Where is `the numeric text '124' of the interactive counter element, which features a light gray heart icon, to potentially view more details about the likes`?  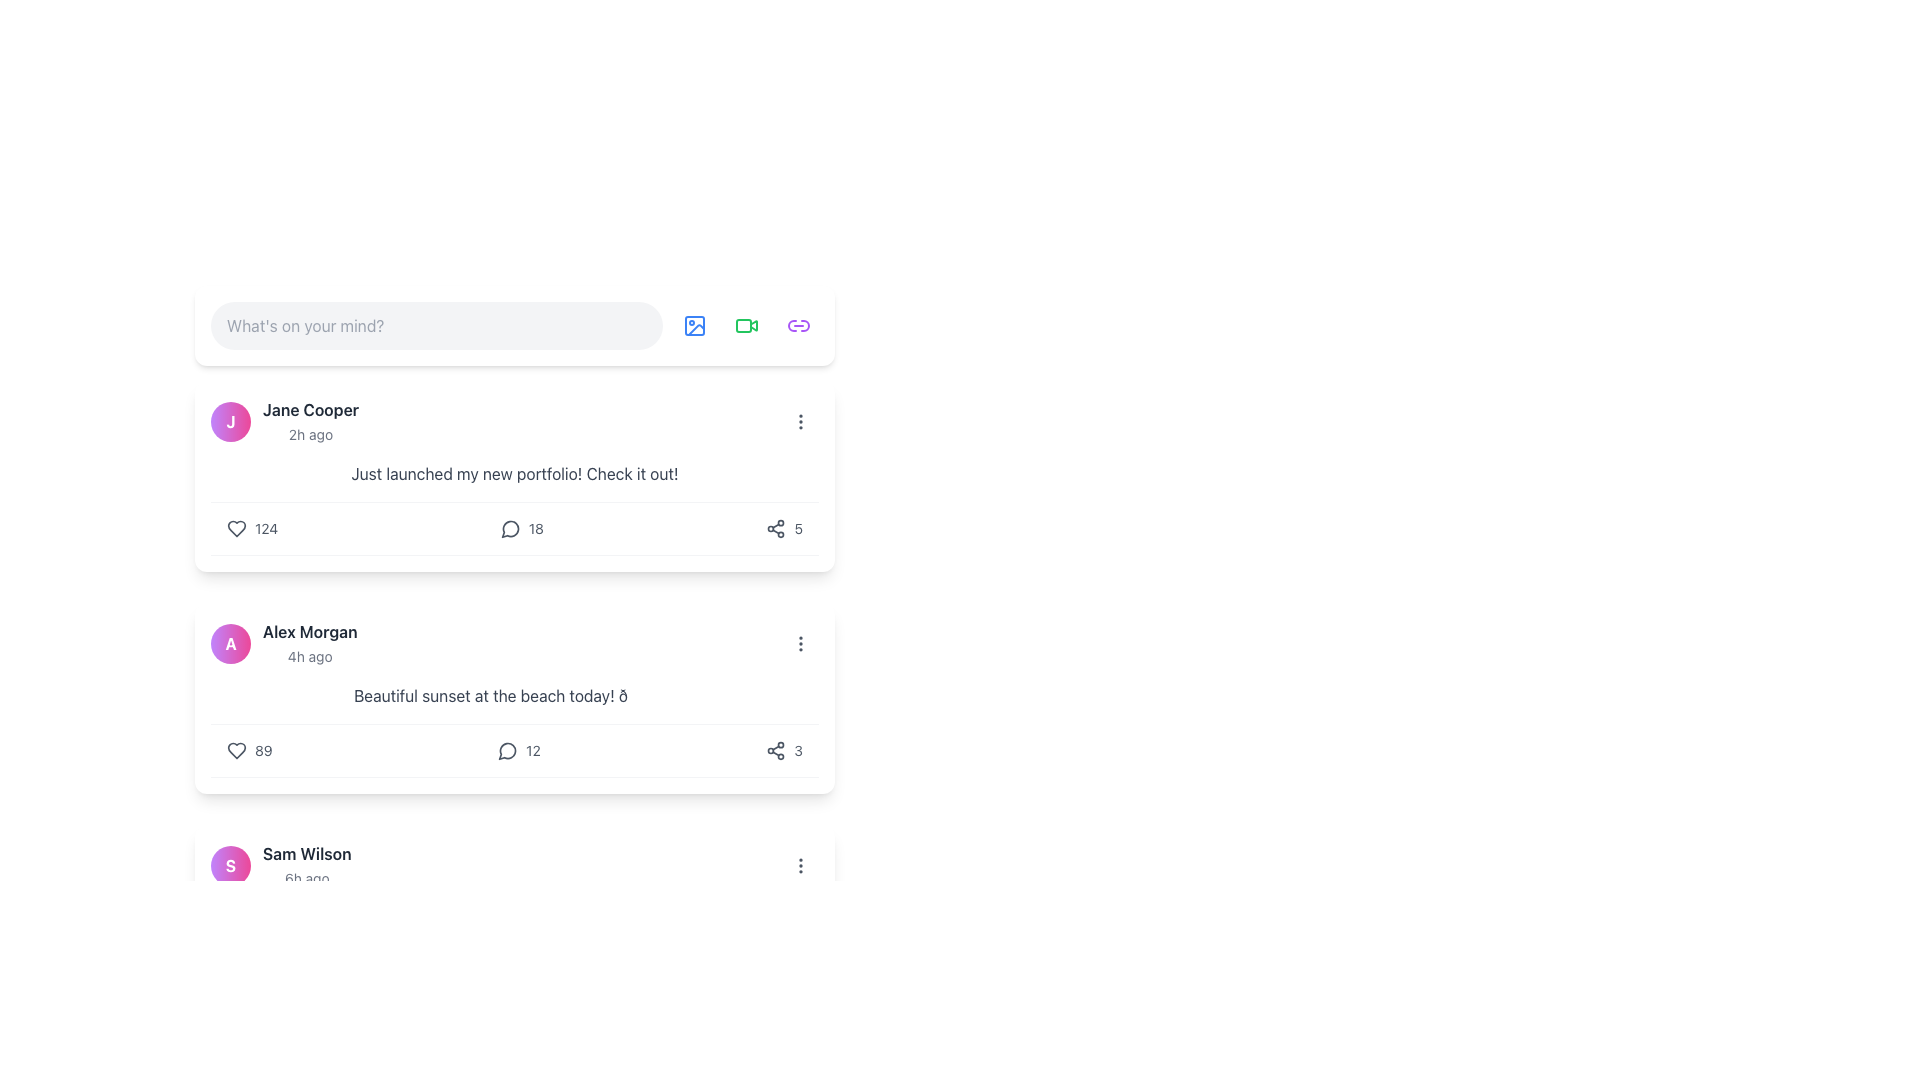
the numeric text '124' of the interactive counter element, which features a light gray heart icon, to potentially view more details about the likes is located at coordinates (251, 527).